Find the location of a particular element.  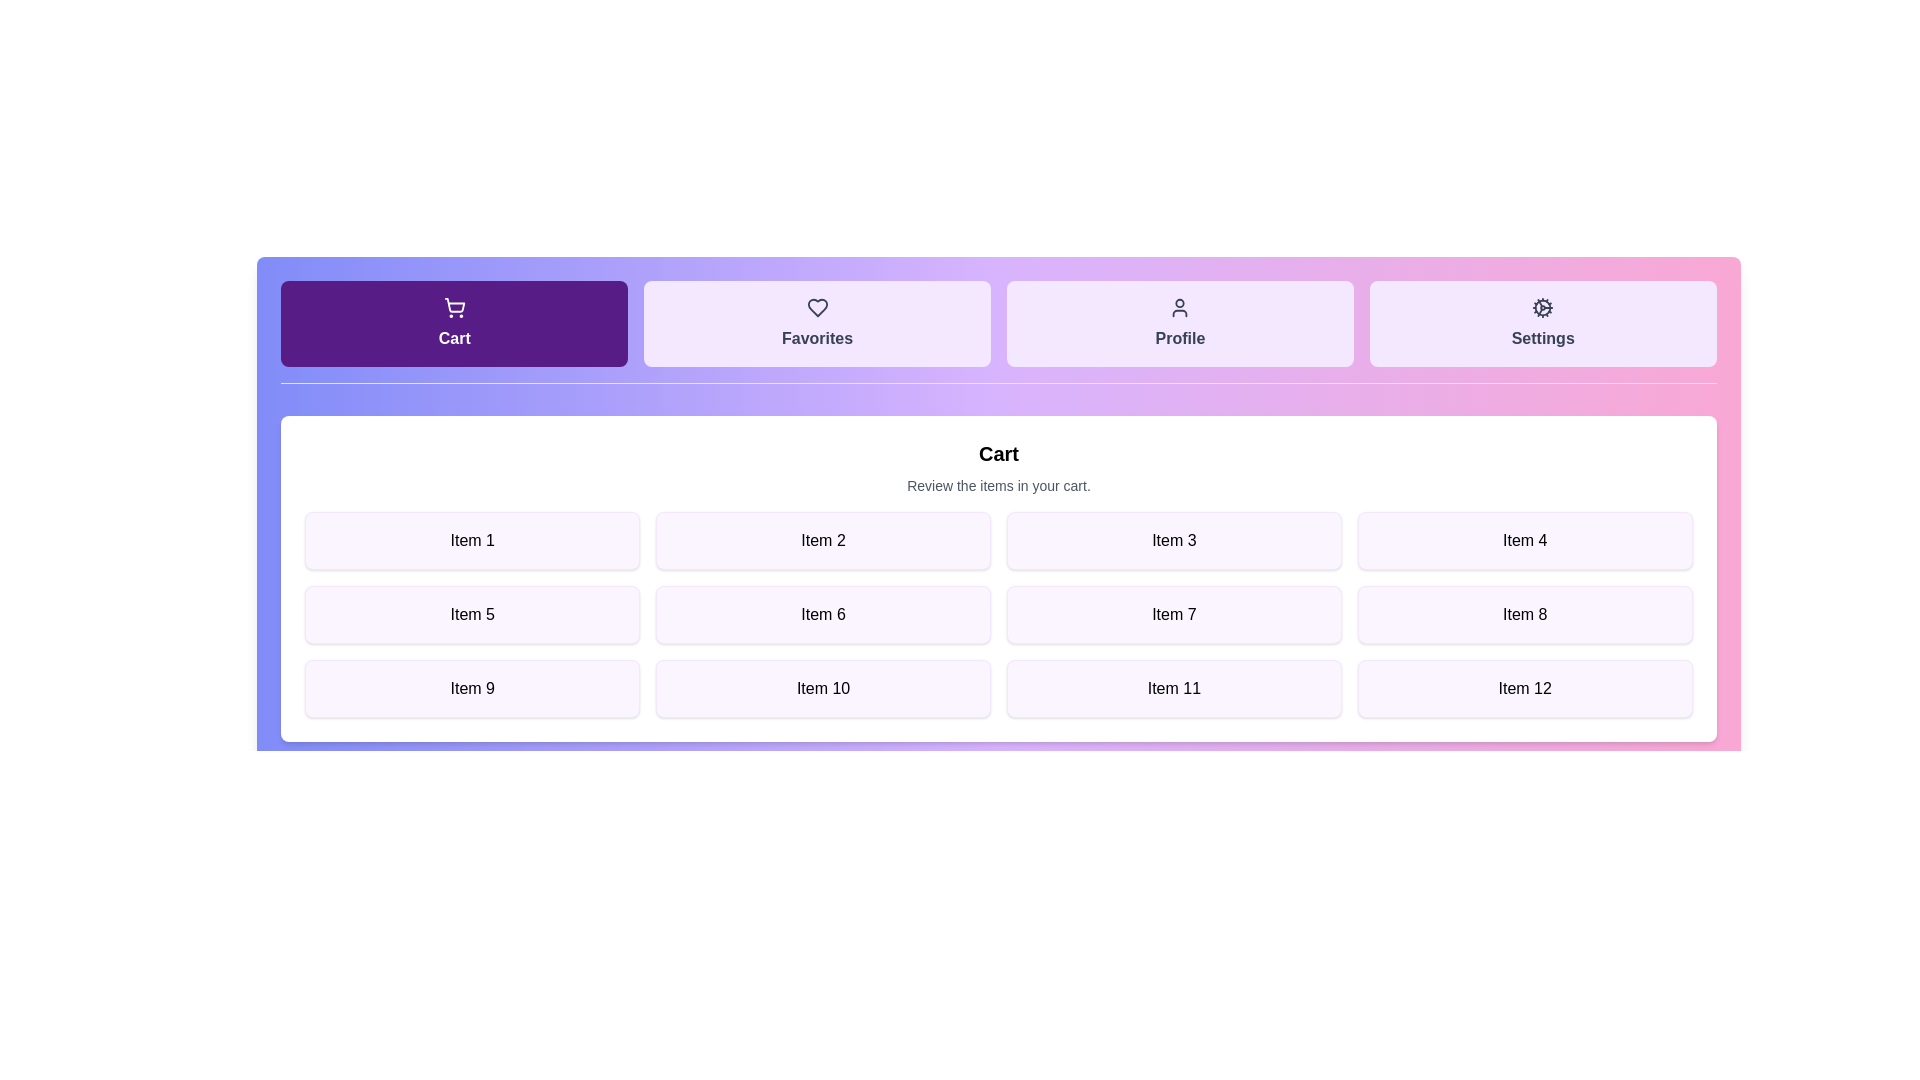

the Profile tab to observe its visual design is located at coordinates (1180, 323).